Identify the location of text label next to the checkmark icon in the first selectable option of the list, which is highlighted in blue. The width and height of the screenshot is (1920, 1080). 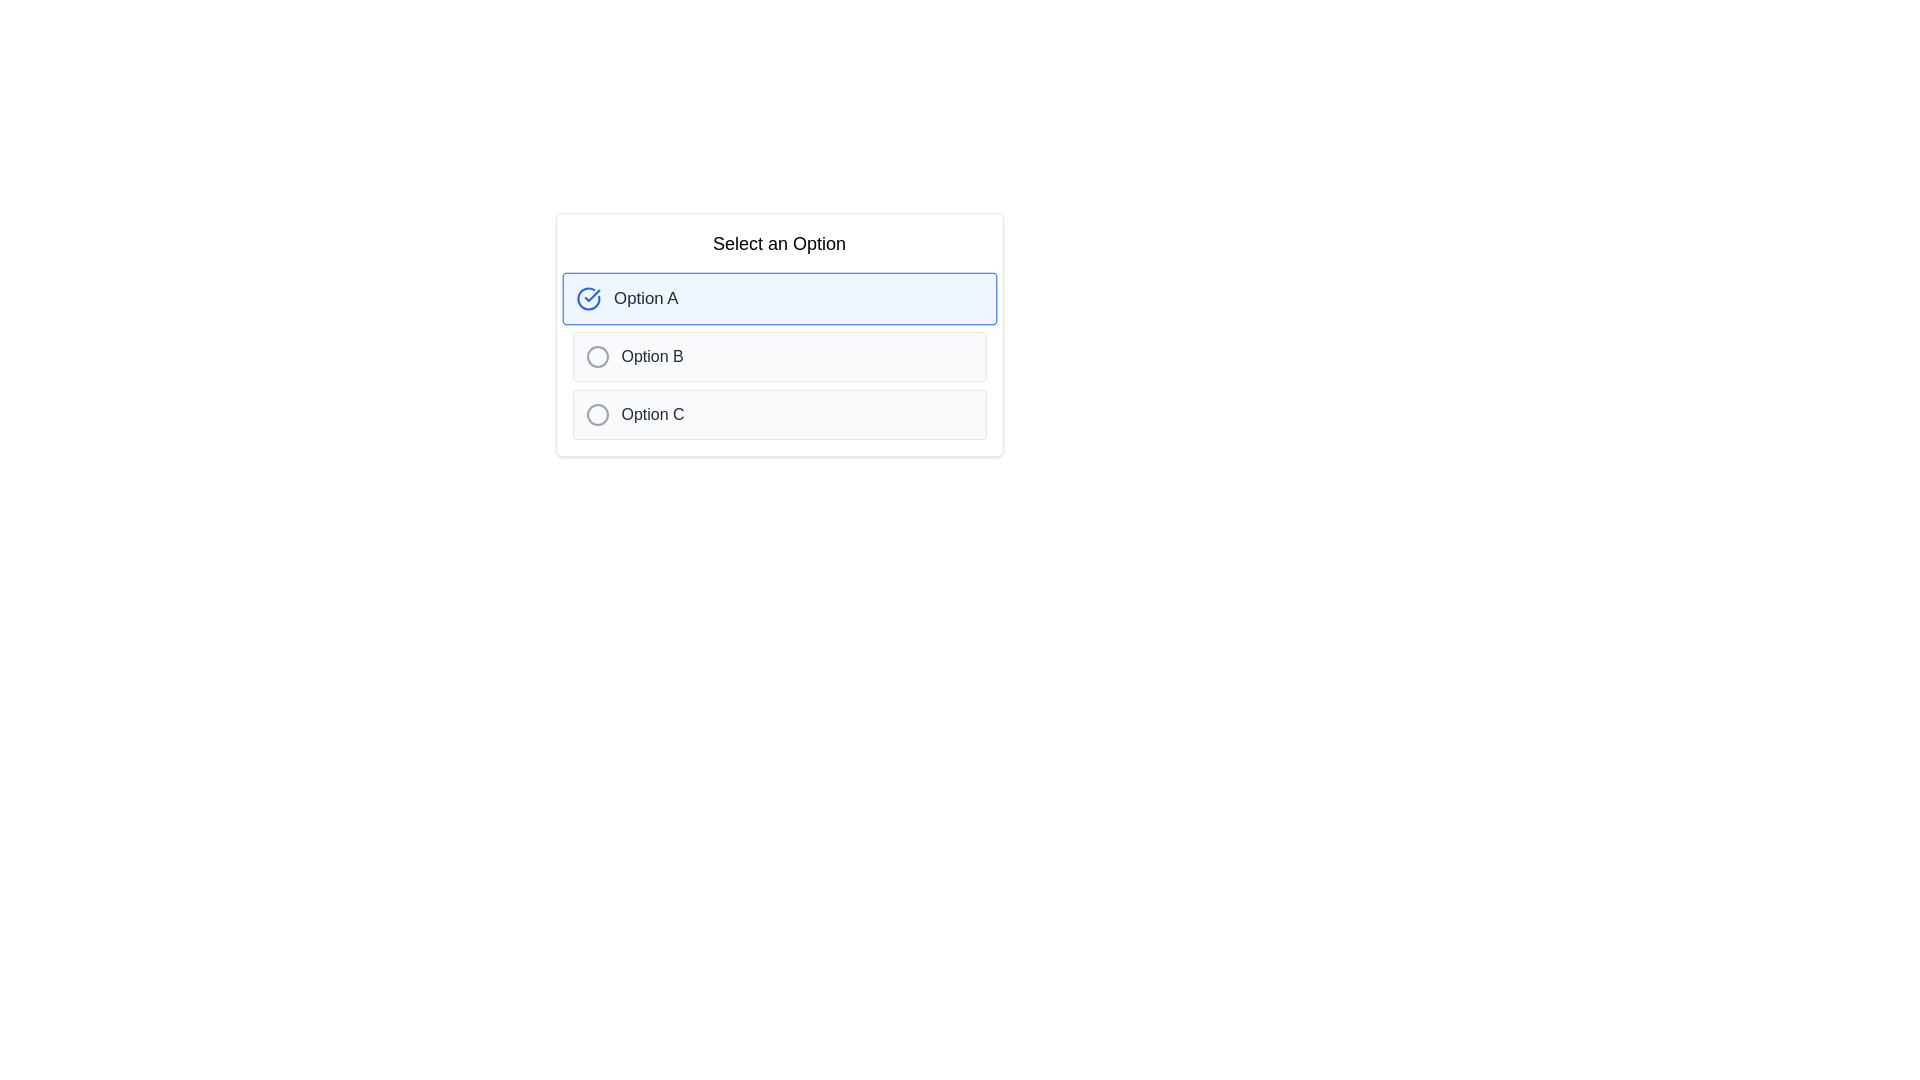
(645, 299).